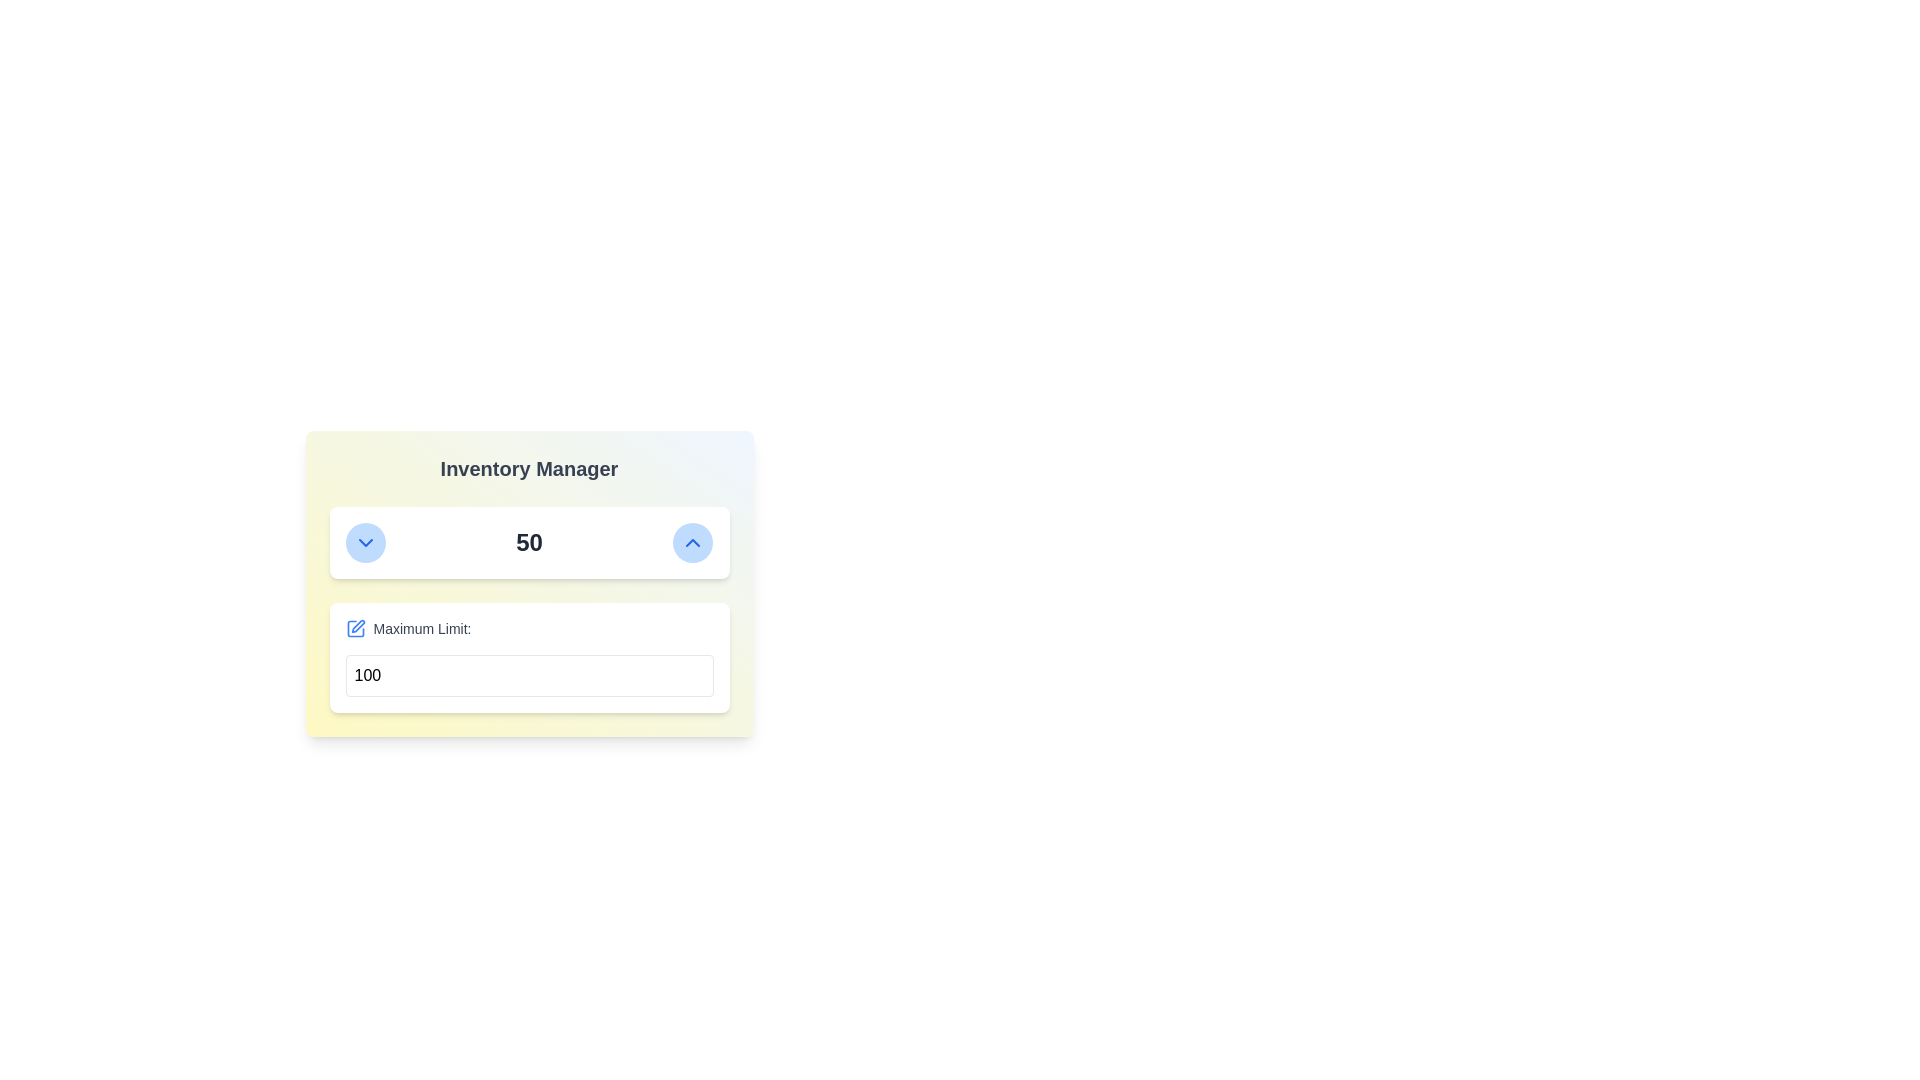 The image size is (1920, 1080). Describe the element at coordinates (529, 543) in the screenshot. I see `the numeric display showing '50', which is styled in bold and centered between two circular buttons with arrows` at that location.